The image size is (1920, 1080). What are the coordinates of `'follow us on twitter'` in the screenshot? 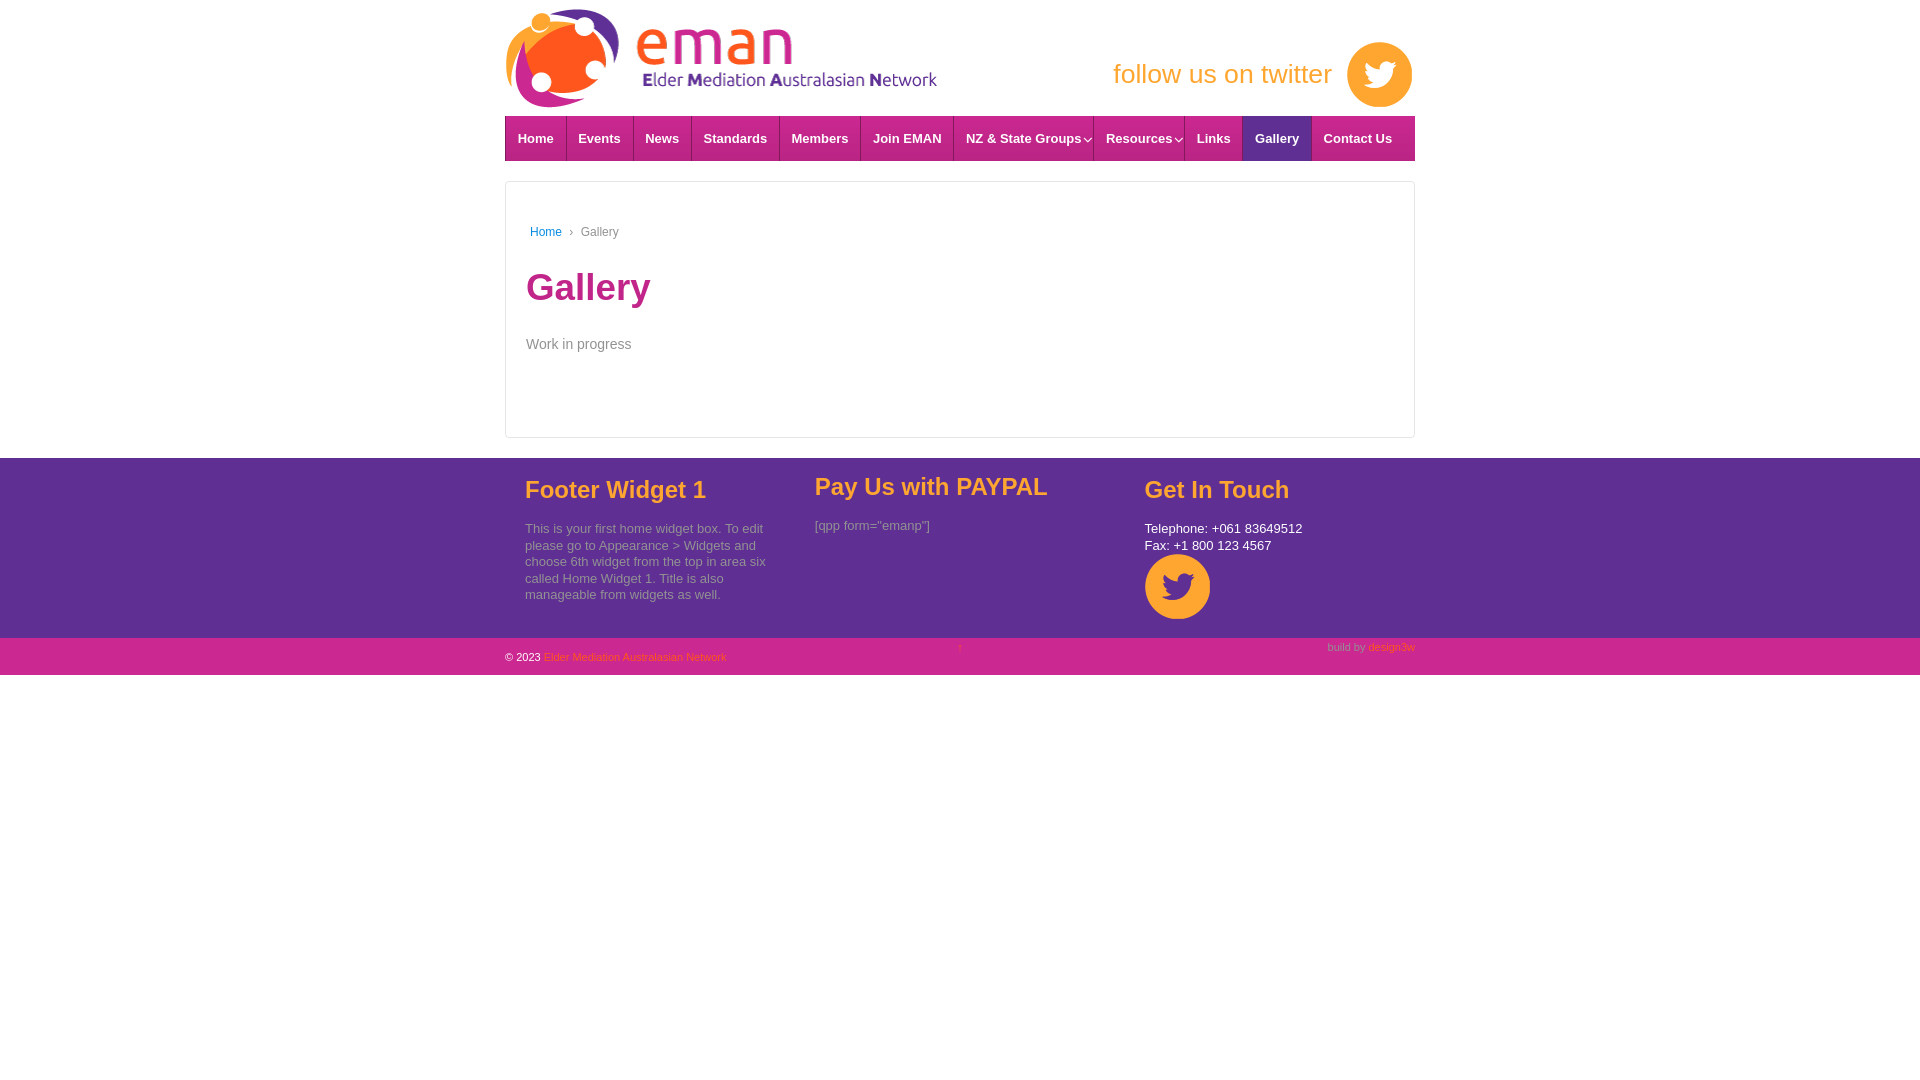 It's located at (1006, 73).